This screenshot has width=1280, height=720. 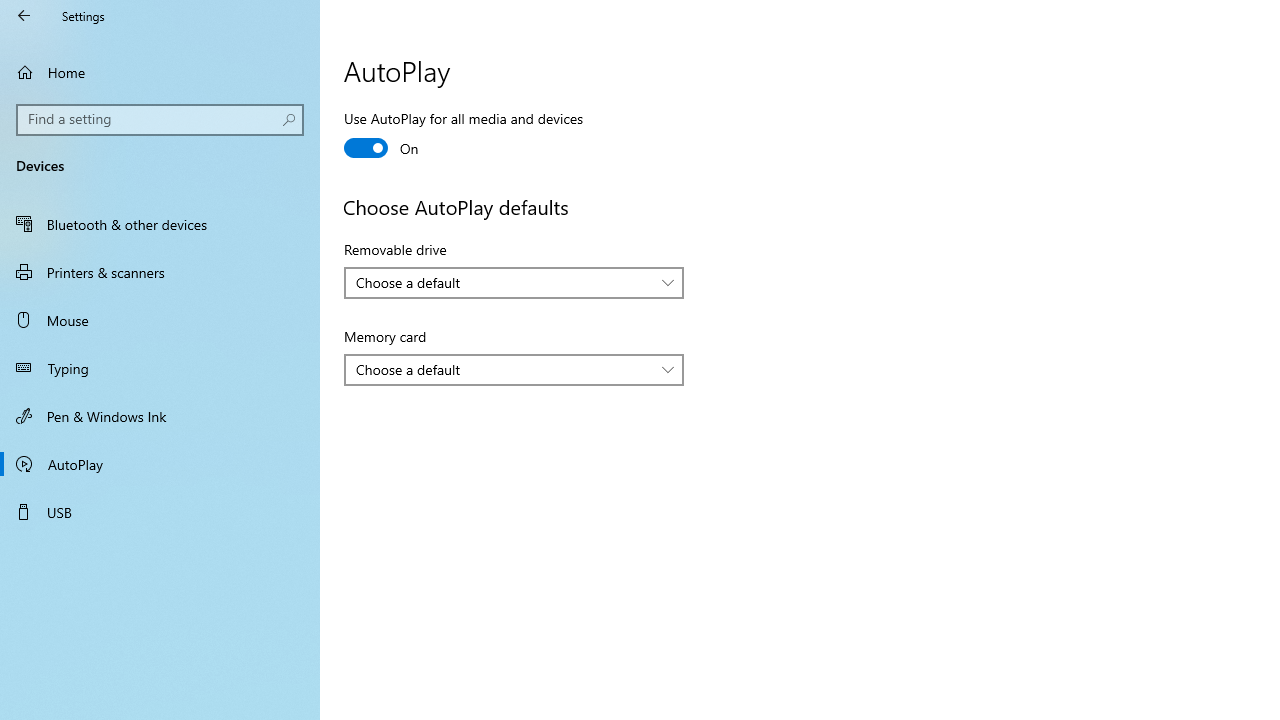 I want to click on 'AutoPlay', so click(x=160, y=464).